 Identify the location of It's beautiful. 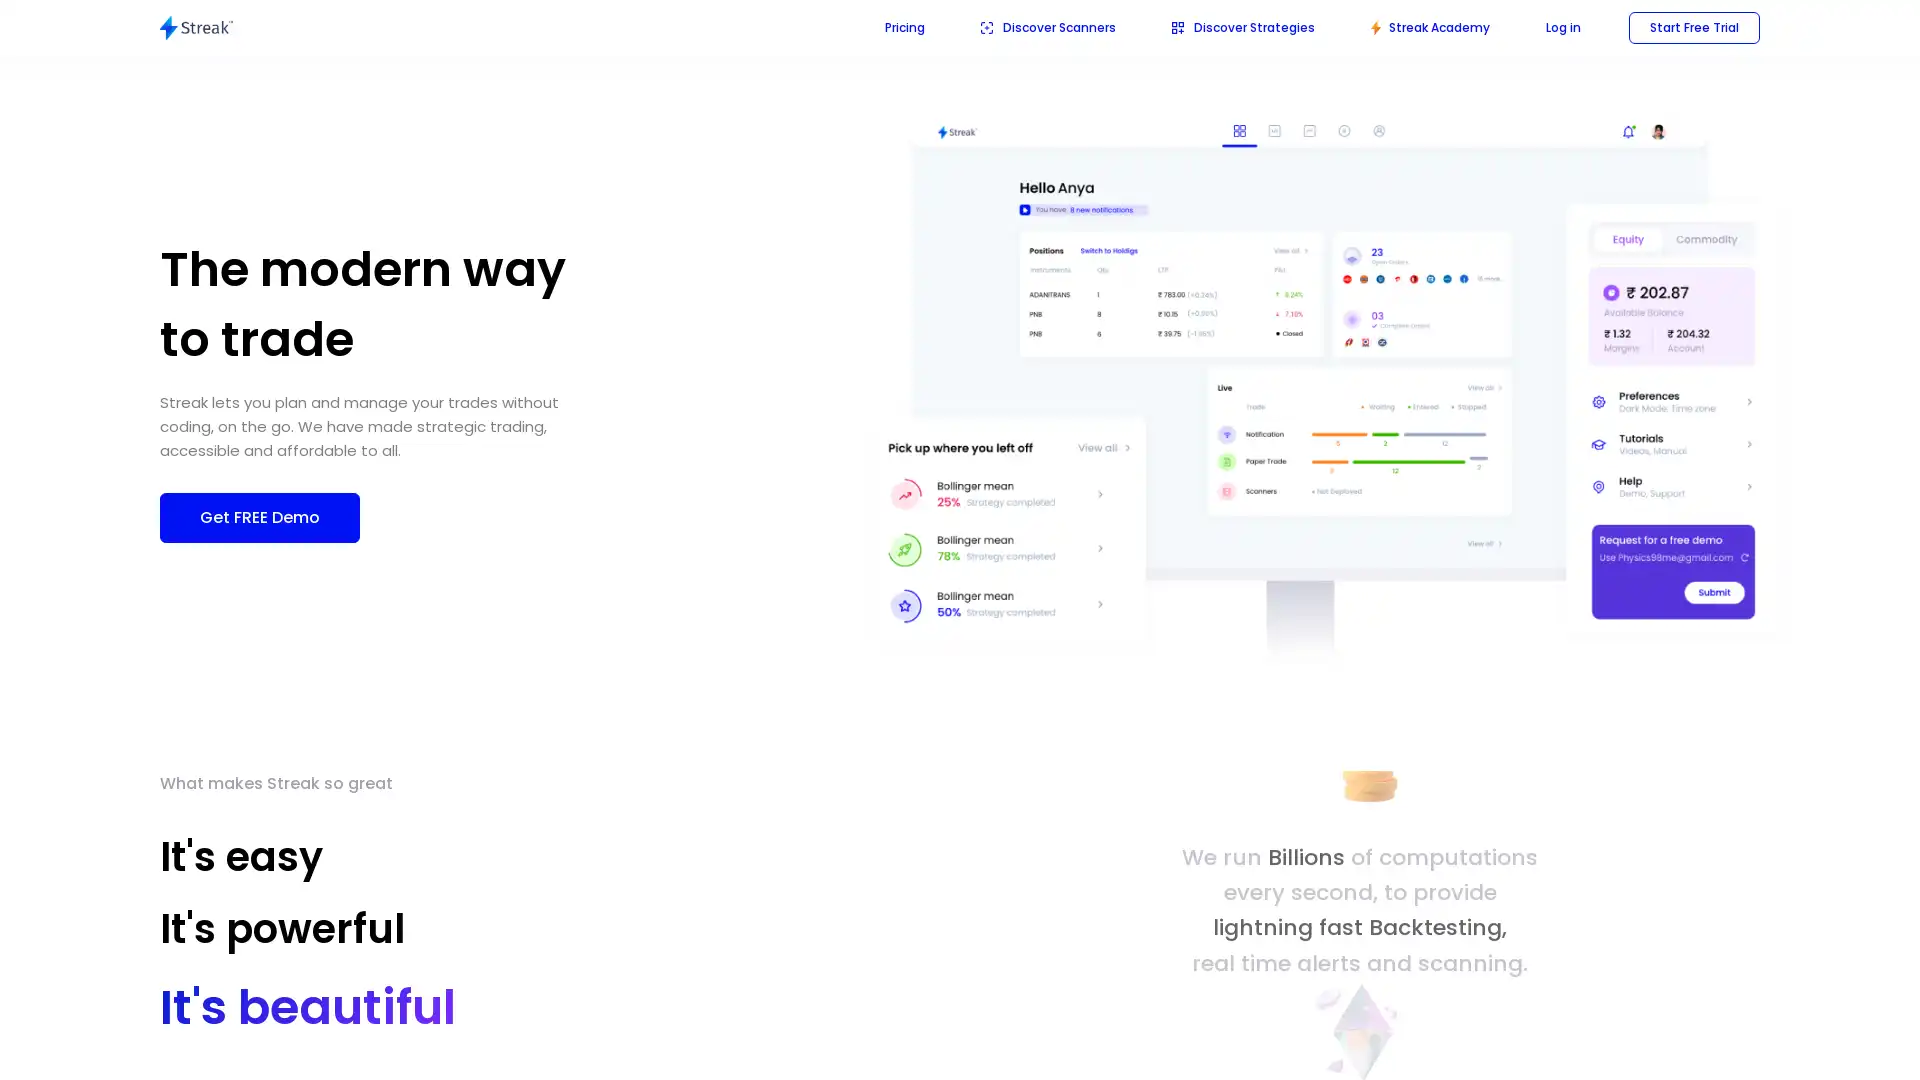
(283, 1014).